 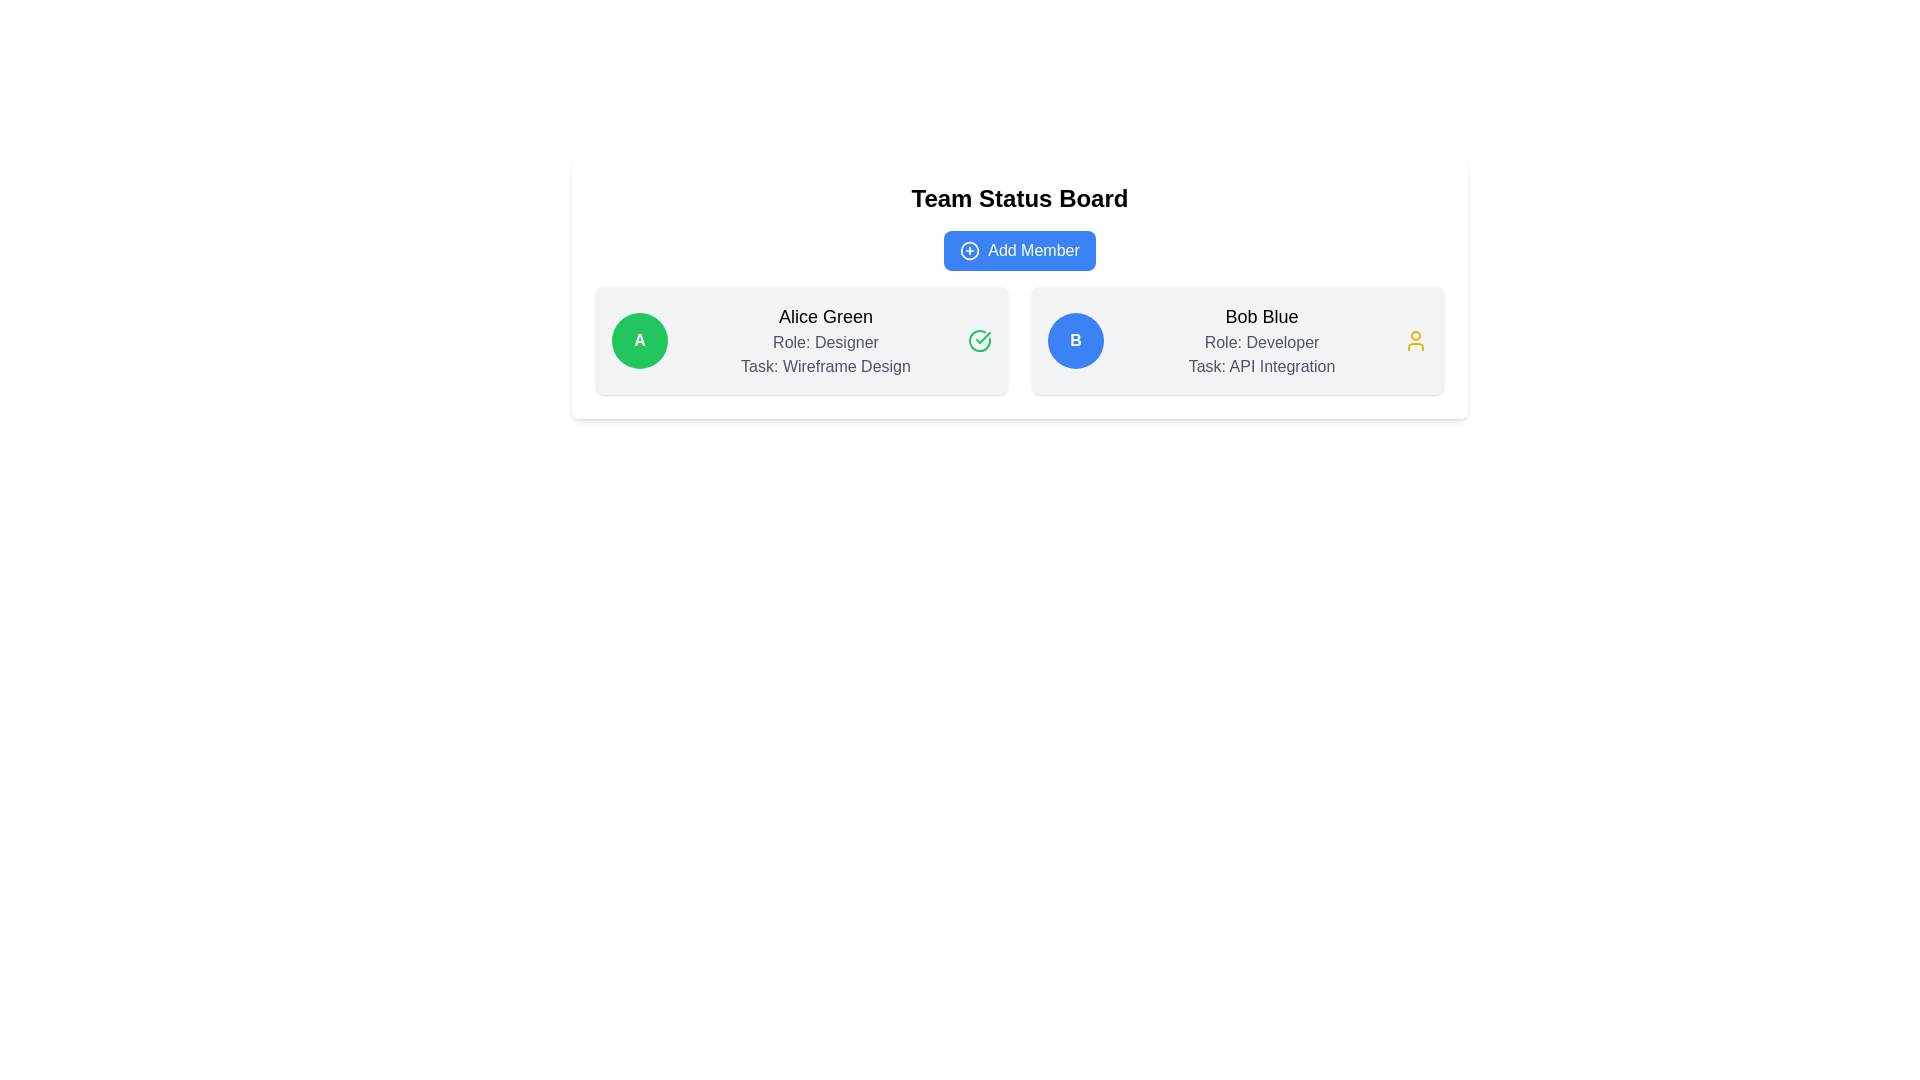 I want to click on the profile summary display in the Team Status Board section, located to the right of the blue circular avatar with the letter 'B', so click(x=1261, y=339).